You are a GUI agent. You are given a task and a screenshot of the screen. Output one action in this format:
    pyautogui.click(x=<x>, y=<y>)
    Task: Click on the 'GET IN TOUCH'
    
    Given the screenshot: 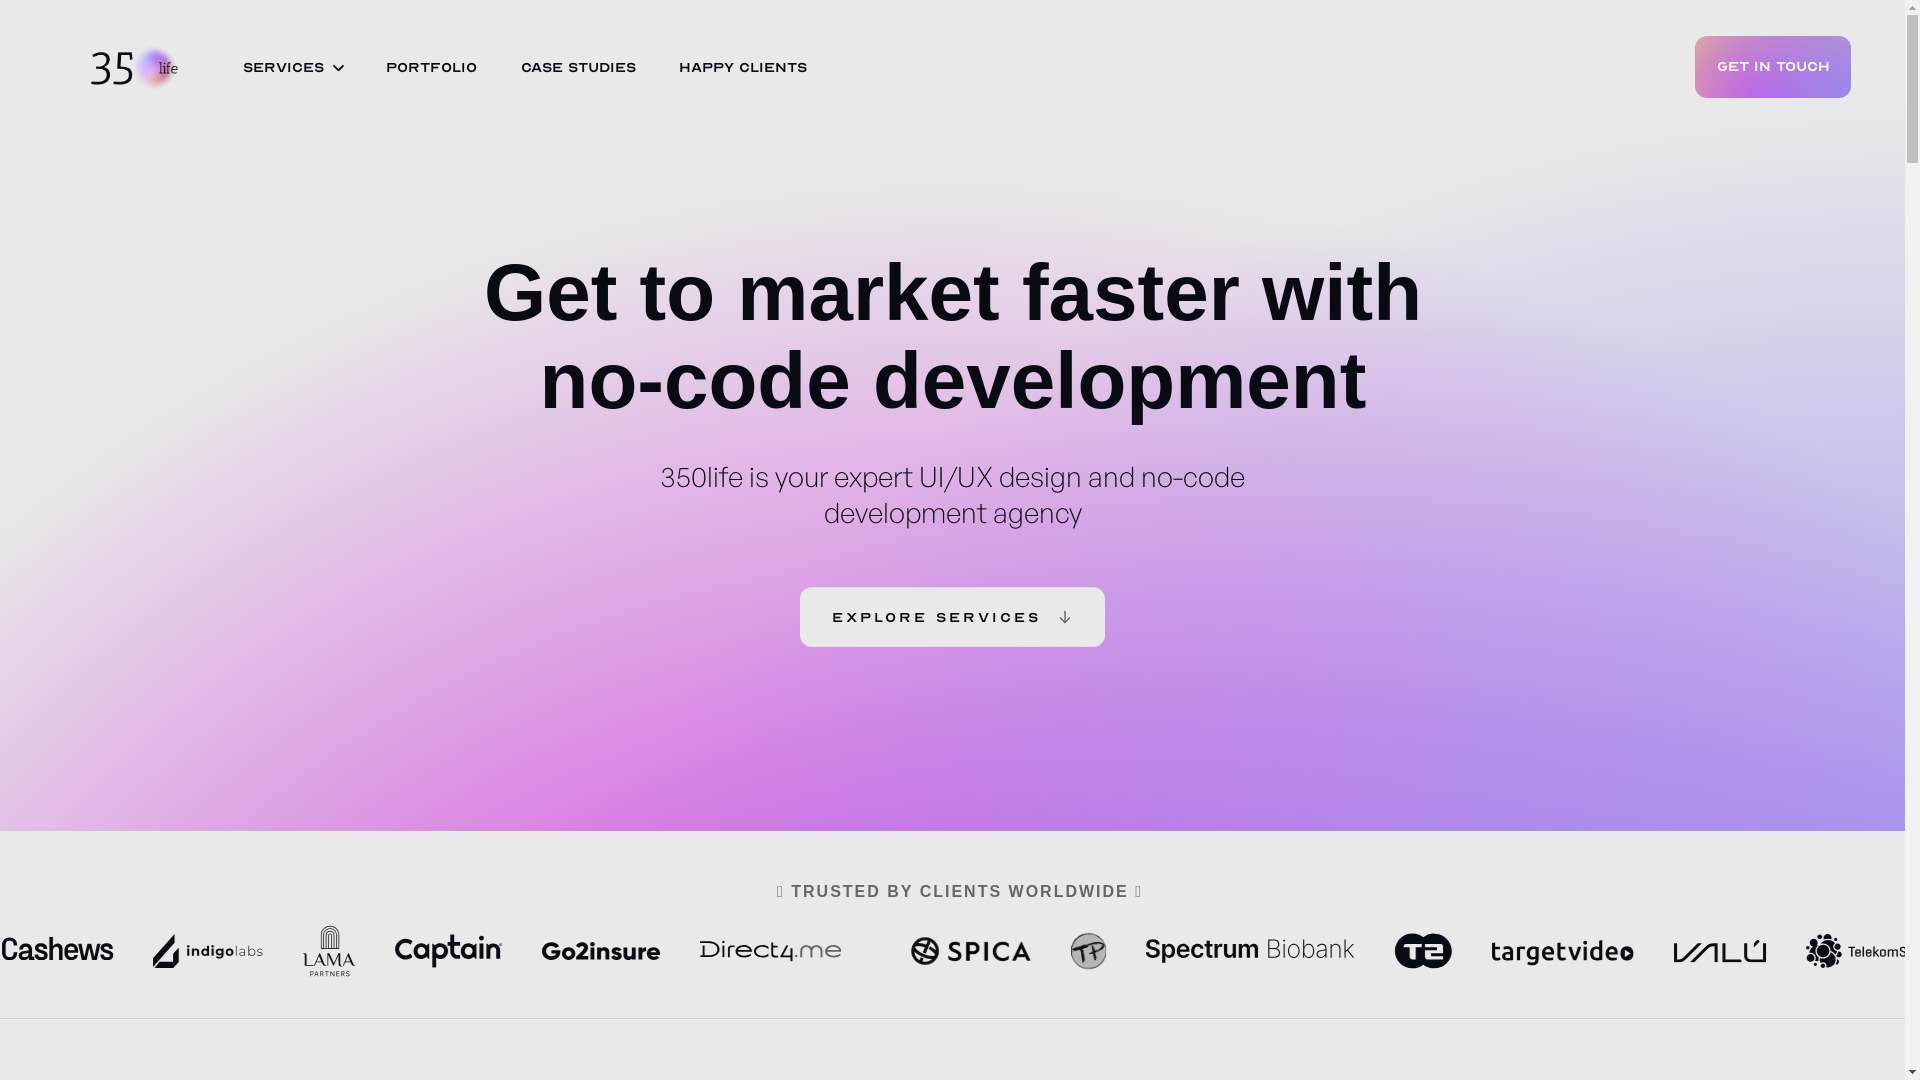 What is the action you would take?
    pyautogui.click(x=1772, y=65)
    